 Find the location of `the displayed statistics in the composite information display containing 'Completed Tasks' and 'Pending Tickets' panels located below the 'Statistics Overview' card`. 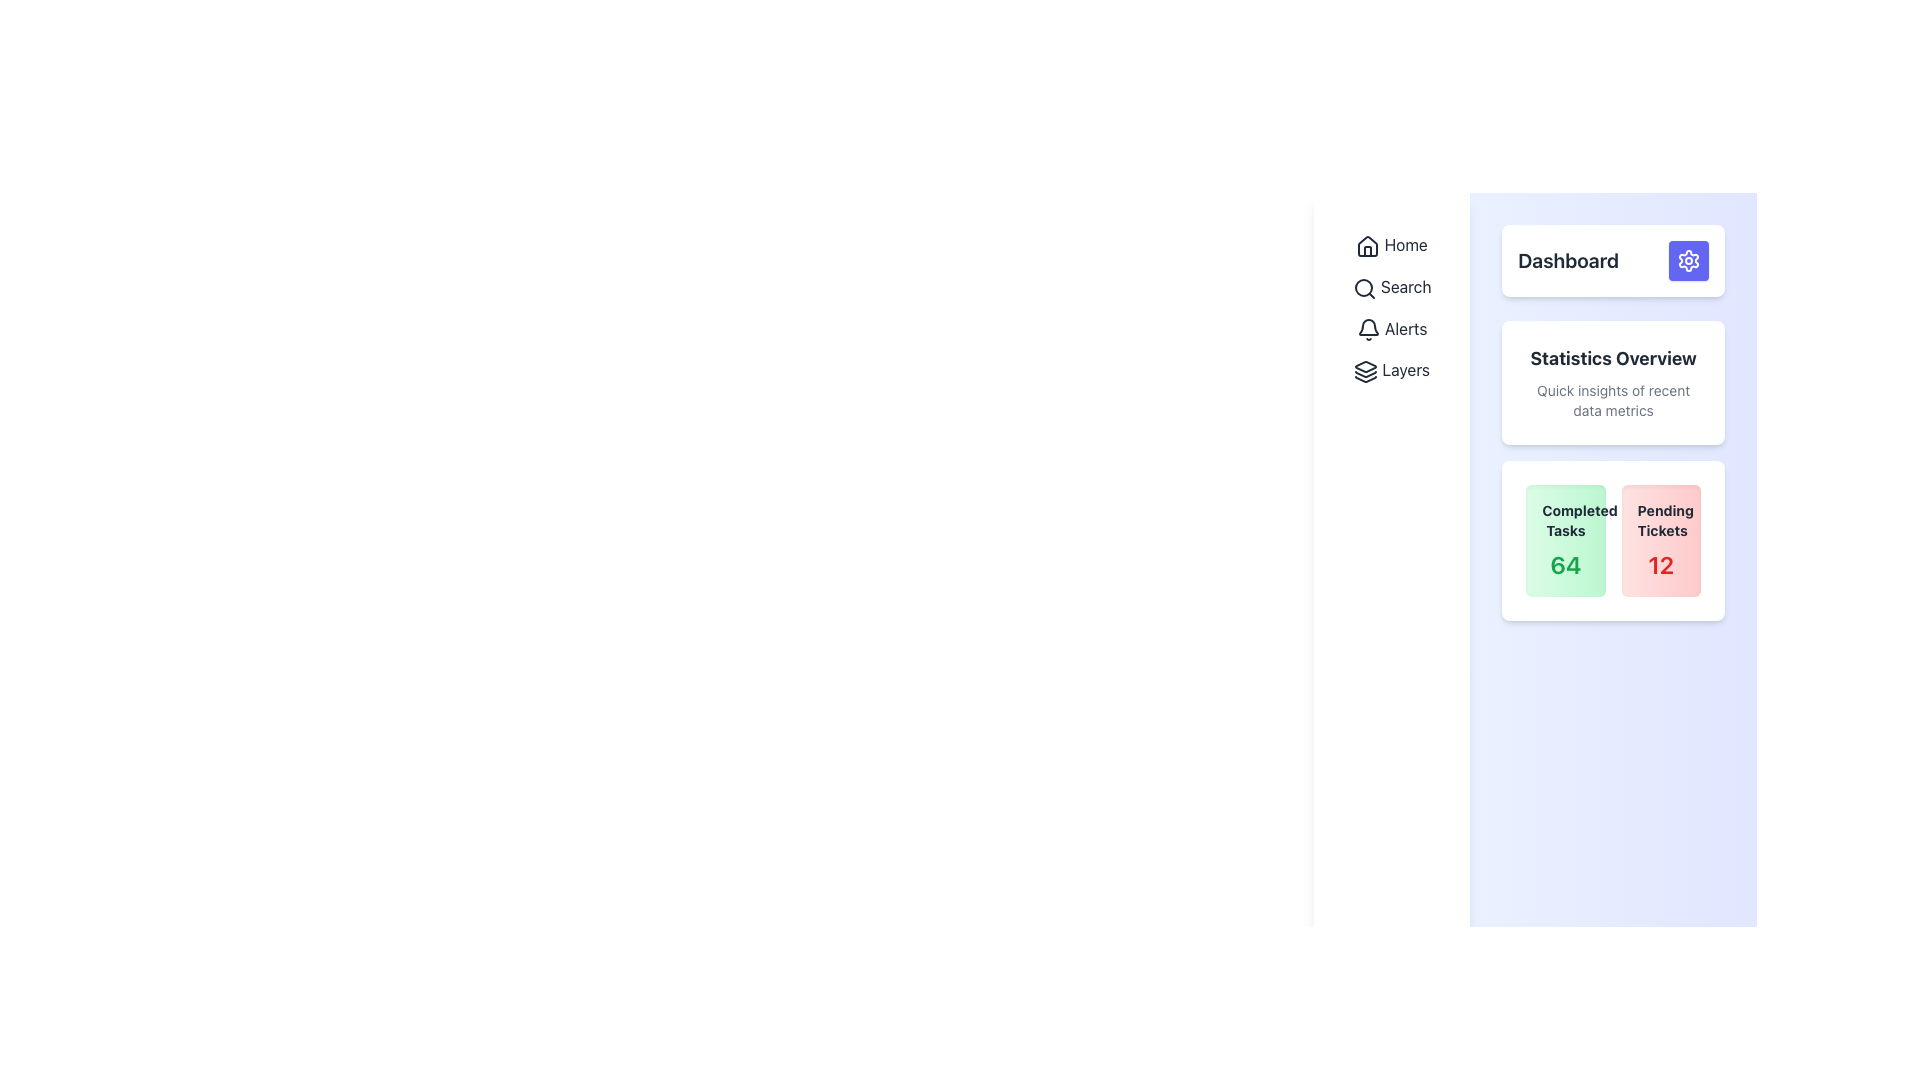

the displayed statistics in the composite information display containing 'Completed Tasks' and 'Pending Tickets' panels located below the 'Statistics Overview' card is located at coordinates (1613, 540).